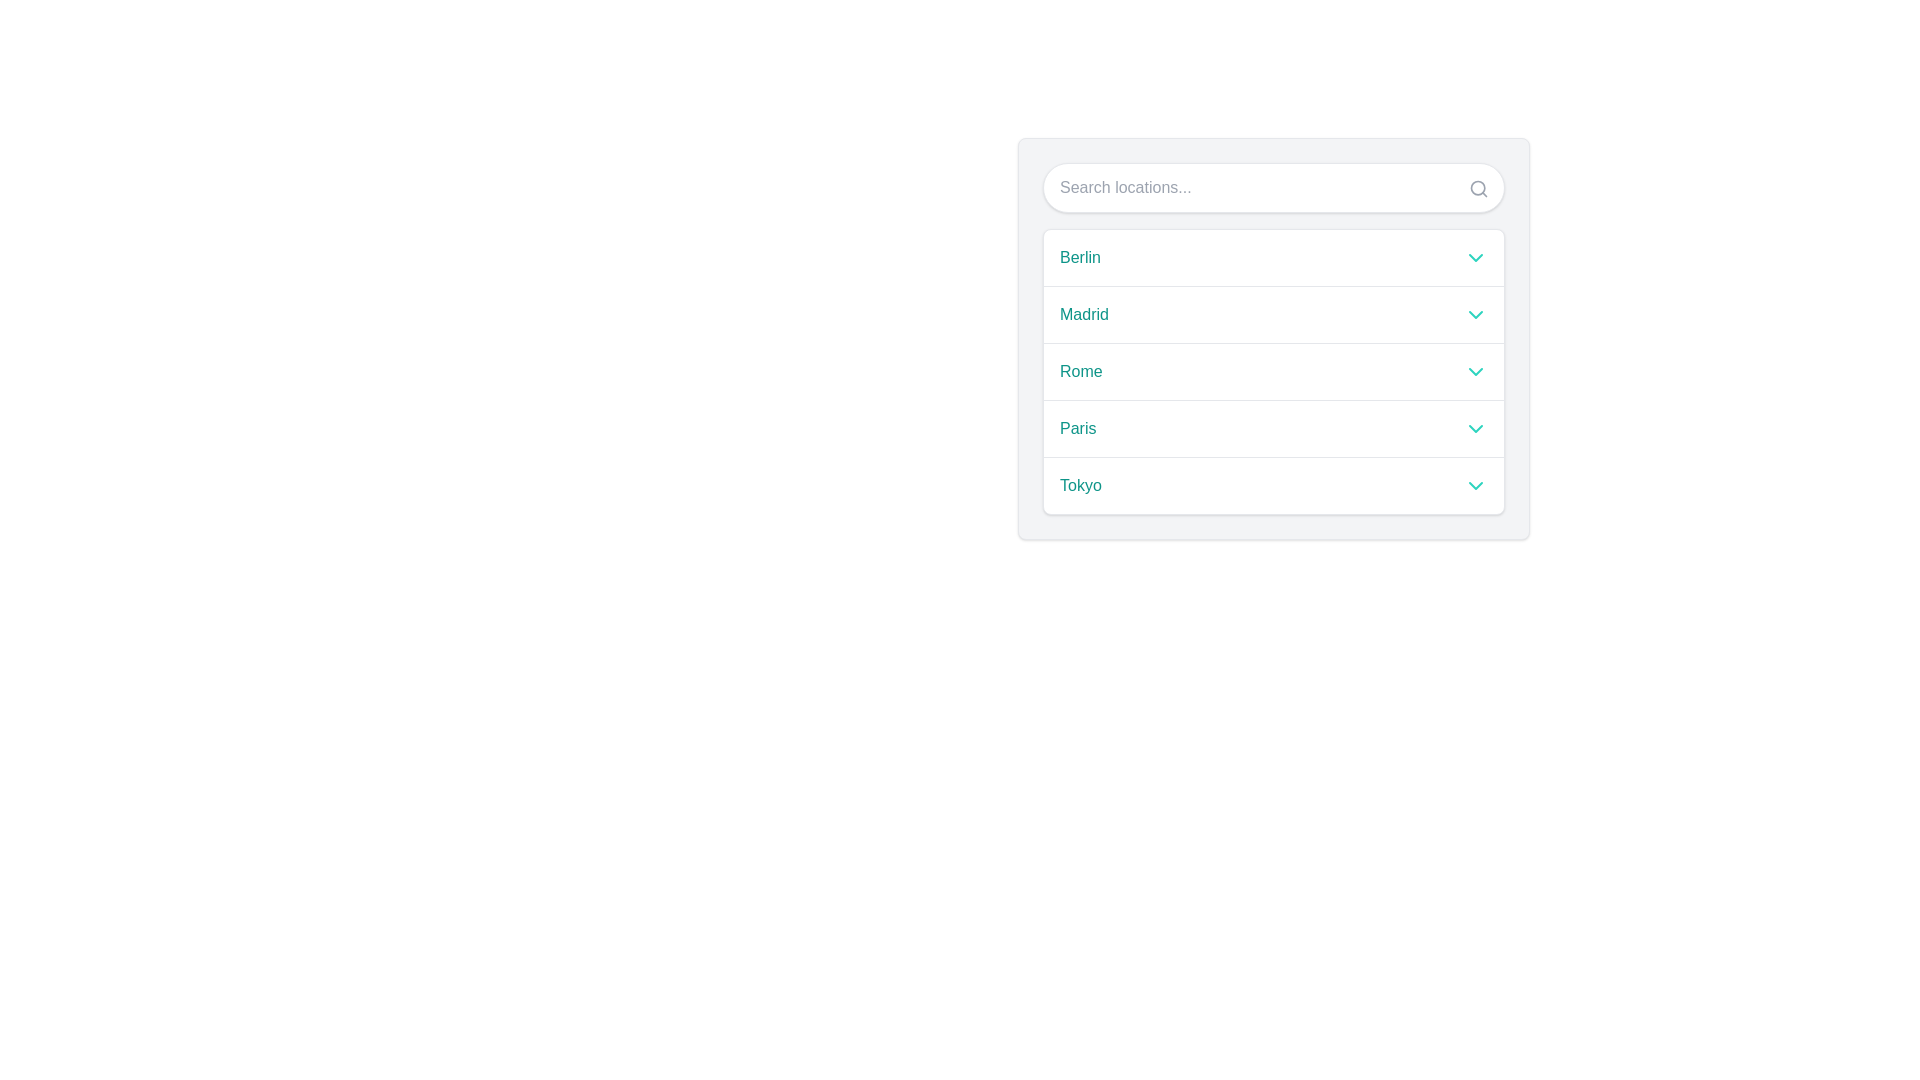 Image resolution: width=1920 pixels, height=1080 pixels. I want to click on the static text label displaying the word 'Paris', which is styled with medium font weight and a teal color, and is part of a selectable row aligned on the left side, so click(1077, 427).